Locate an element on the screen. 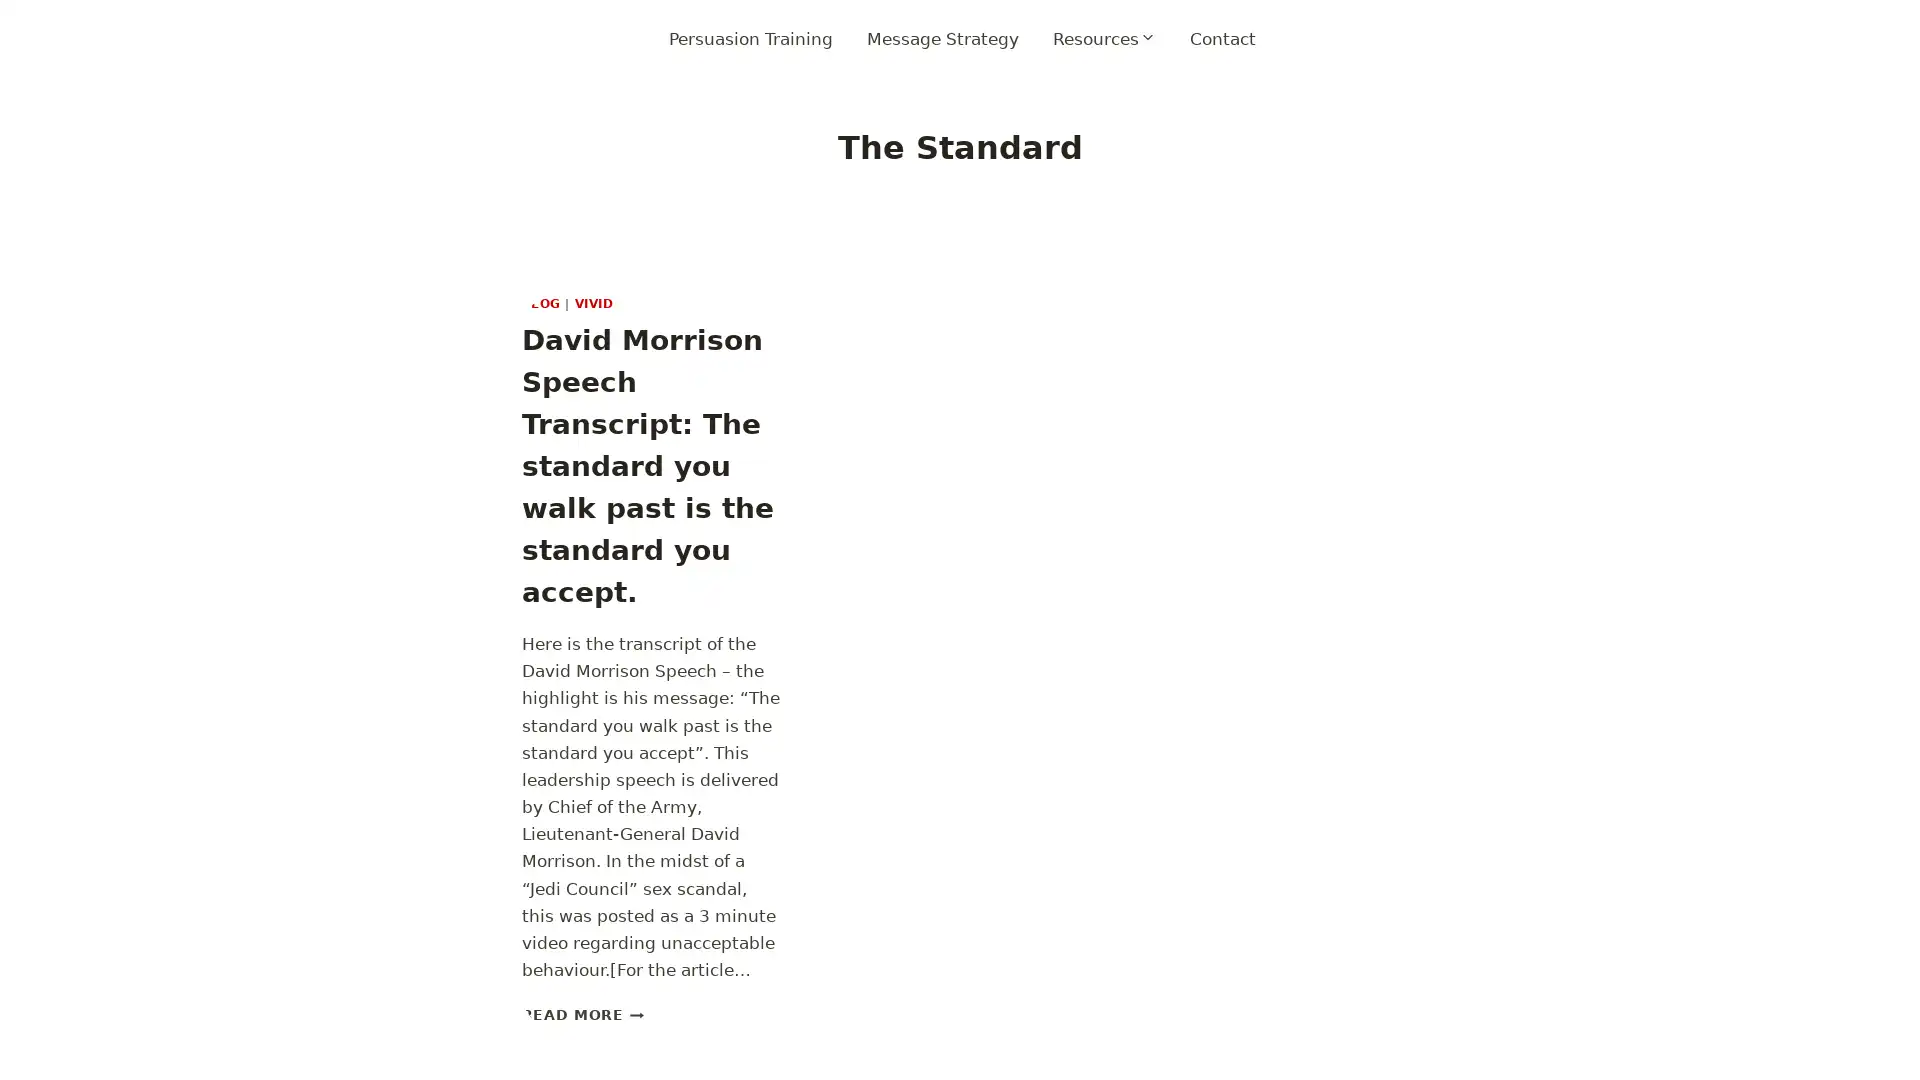 This screenshot has height=1080, width=1920. Expand child menu is located at coordinates (1102, 39).